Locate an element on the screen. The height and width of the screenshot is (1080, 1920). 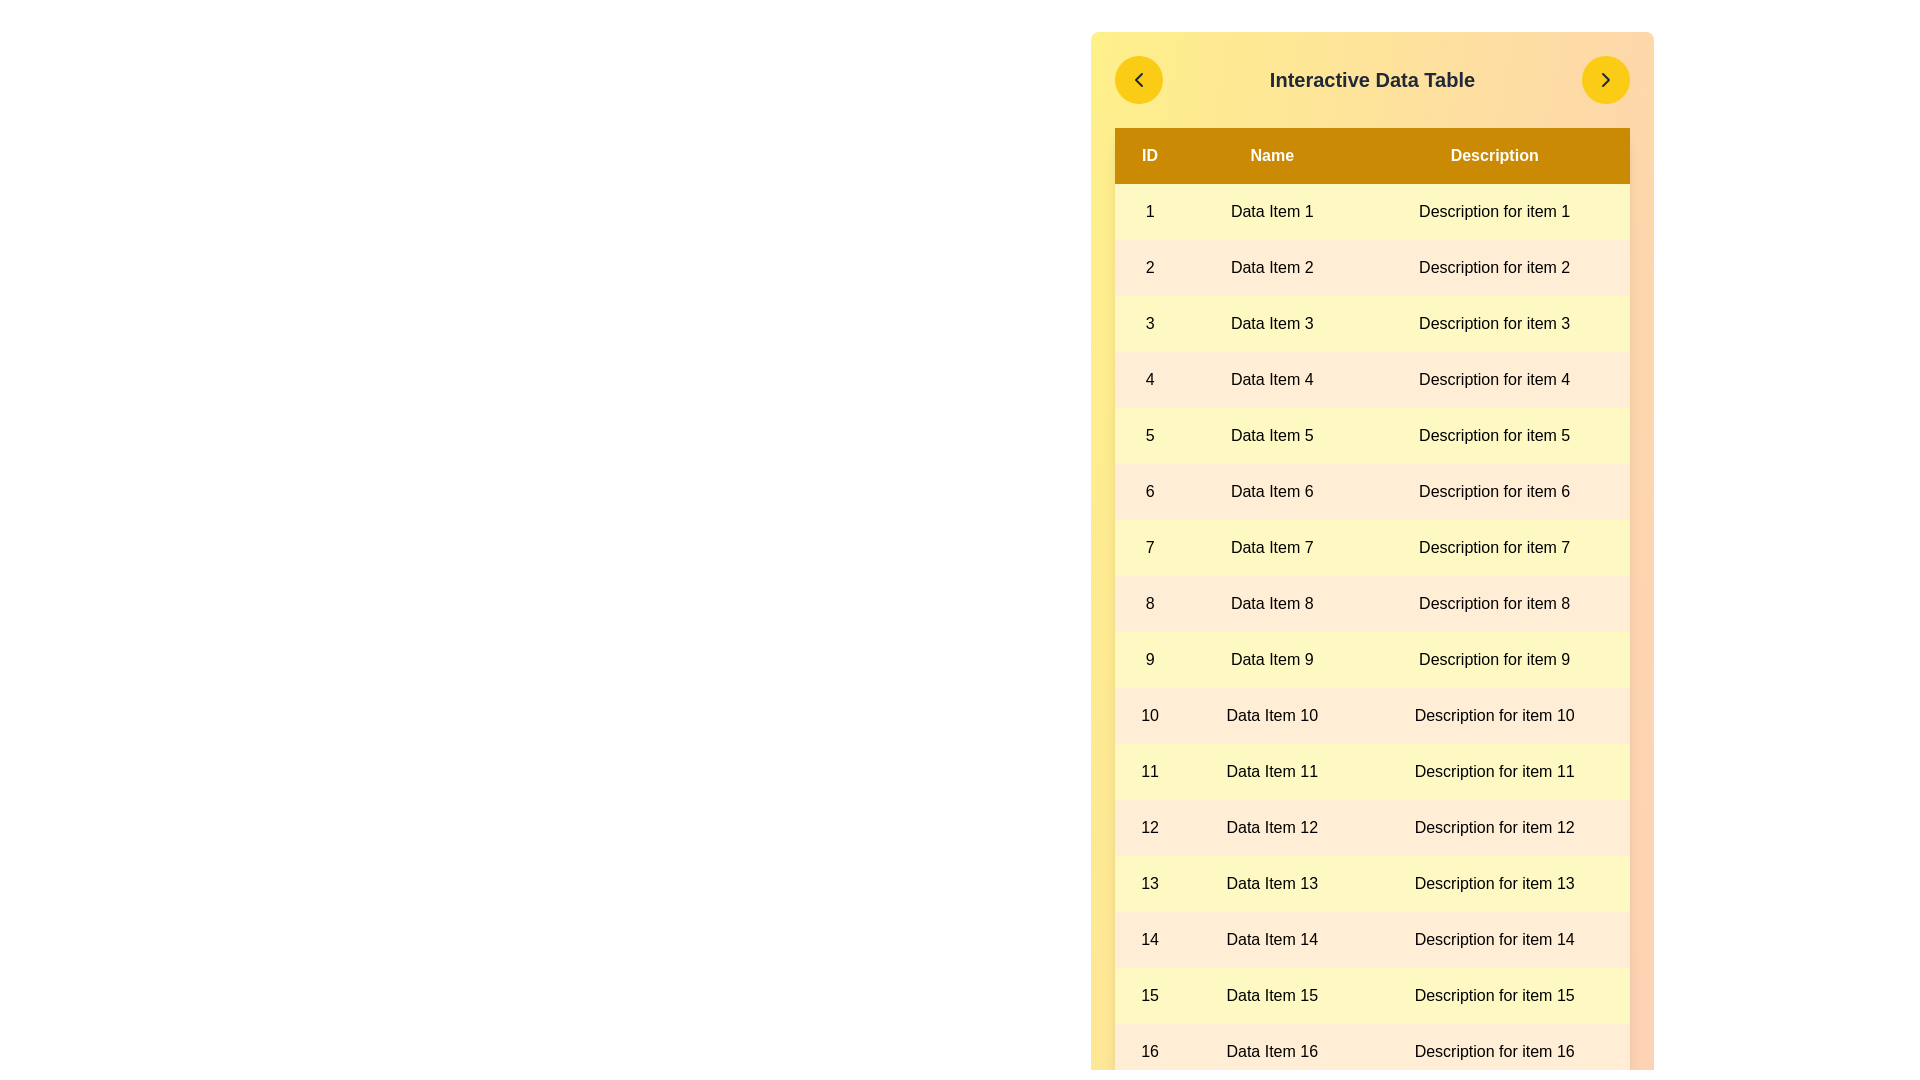
the header cell labeled Description to reveal its description is located at coordinates (1493, 154).